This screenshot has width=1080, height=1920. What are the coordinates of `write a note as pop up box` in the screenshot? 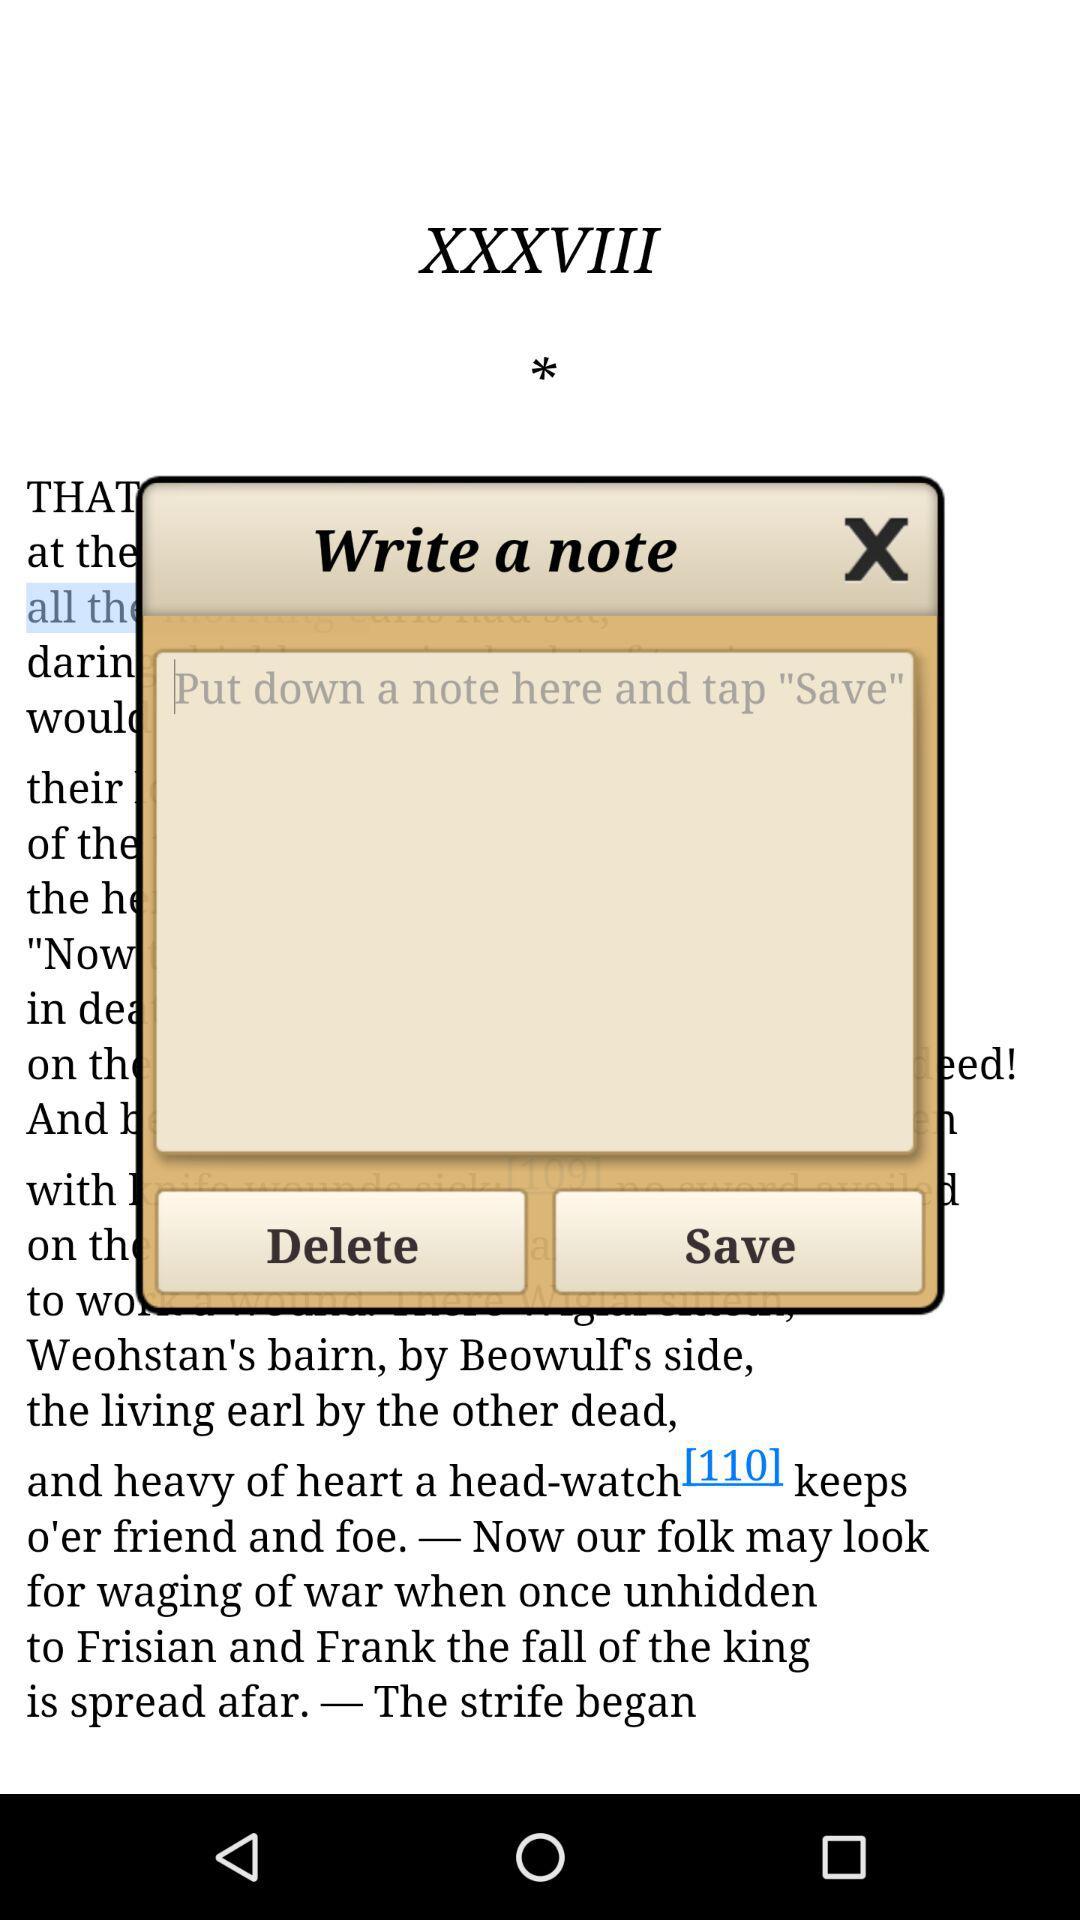 It's located at (540, 908).